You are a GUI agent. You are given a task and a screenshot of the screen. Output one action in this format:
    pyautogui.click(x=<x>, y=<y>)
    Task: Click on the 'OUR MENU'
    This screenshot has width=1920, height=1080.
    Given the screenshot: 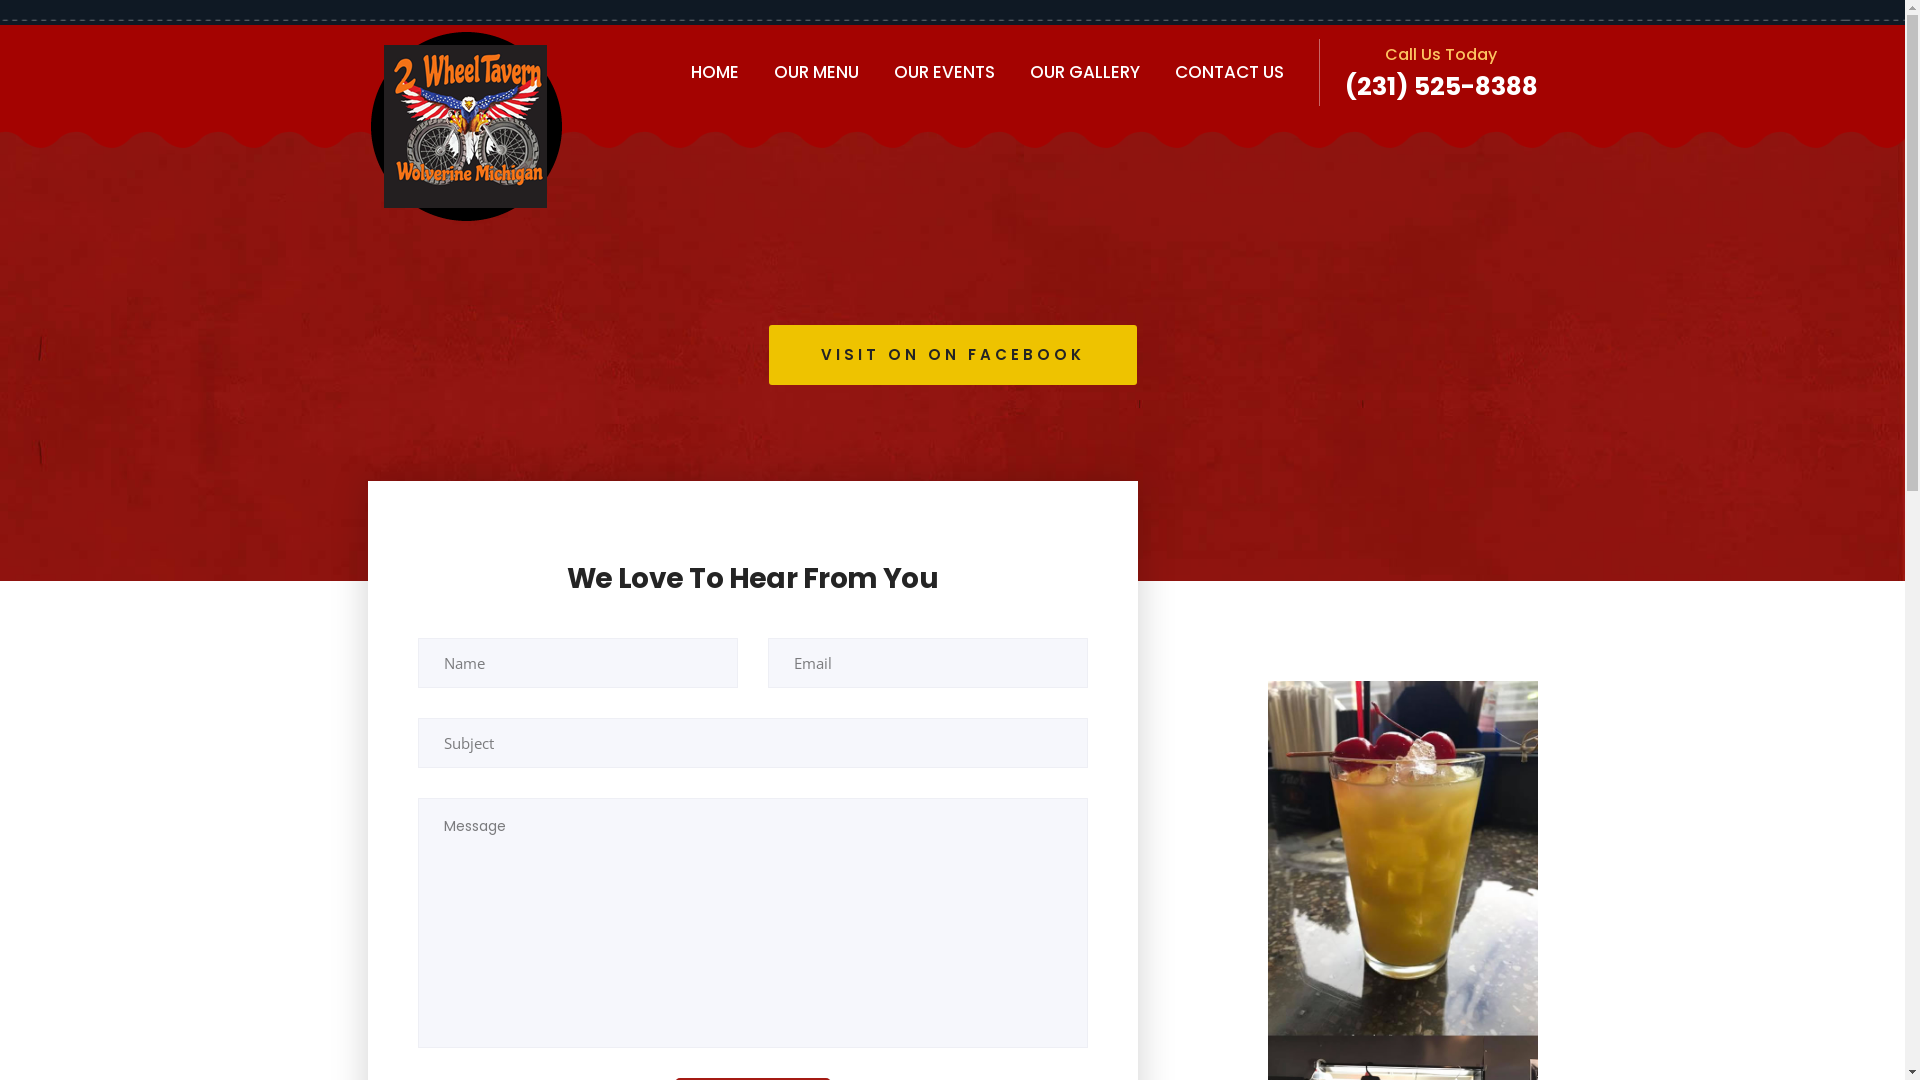 What is the action you would take?
    pyautogui.click(x=816, y=71)
    